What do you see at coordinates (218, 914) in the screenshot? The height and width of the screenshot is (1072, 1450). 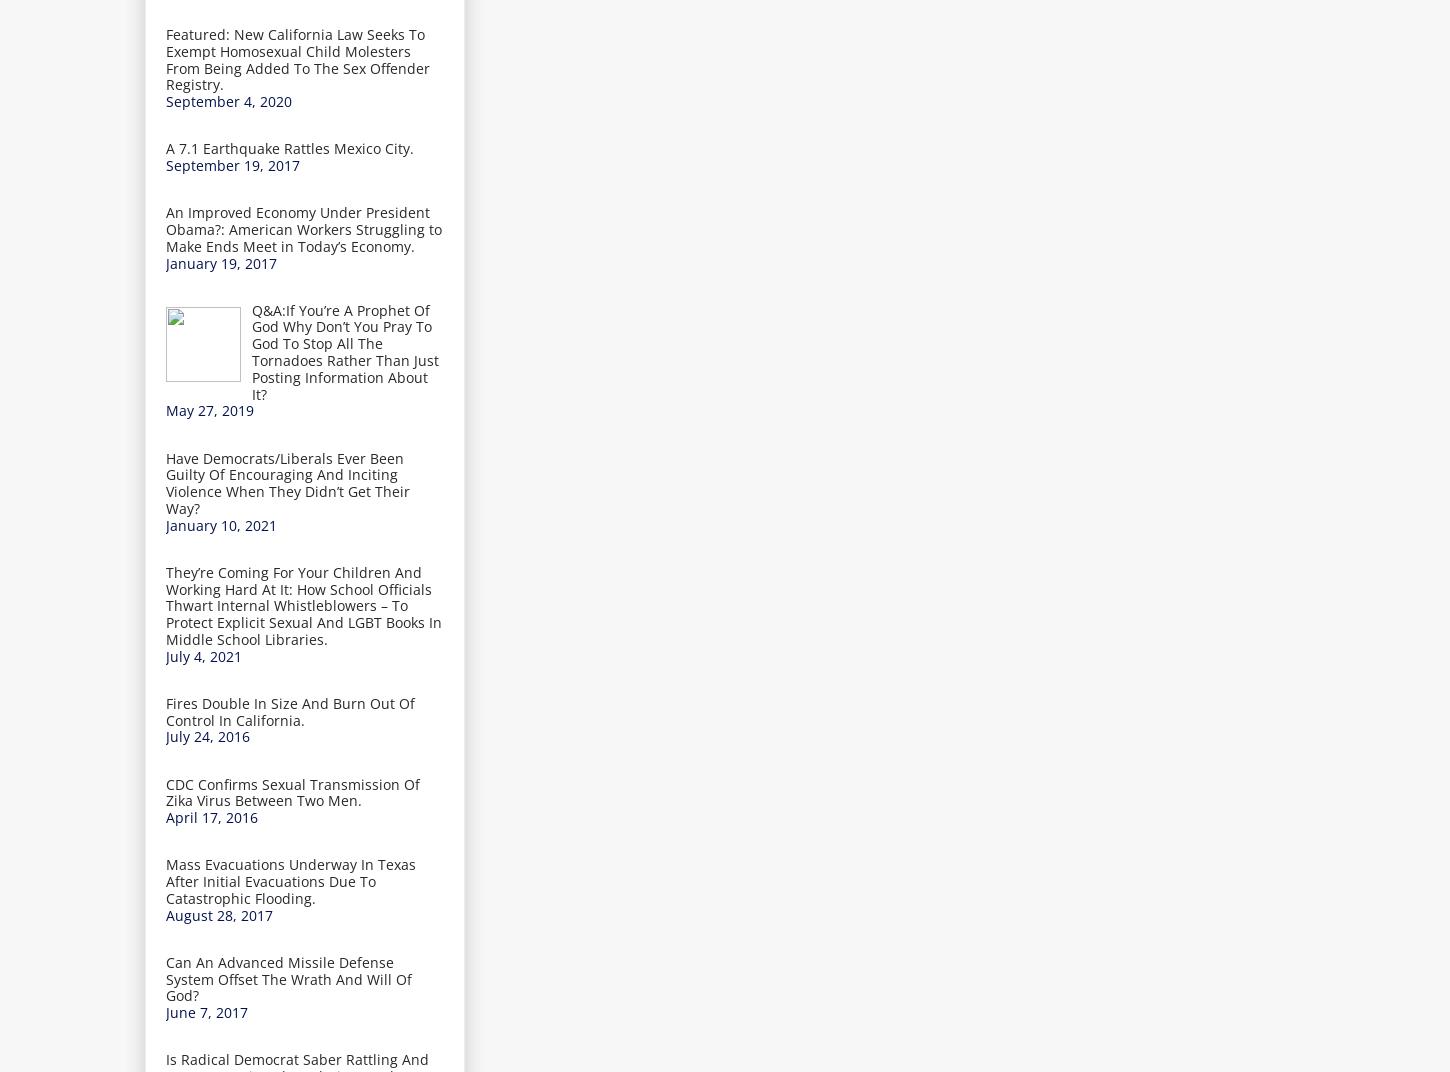 I see `'August 28, 2017'` at bounding box center [218, 914].